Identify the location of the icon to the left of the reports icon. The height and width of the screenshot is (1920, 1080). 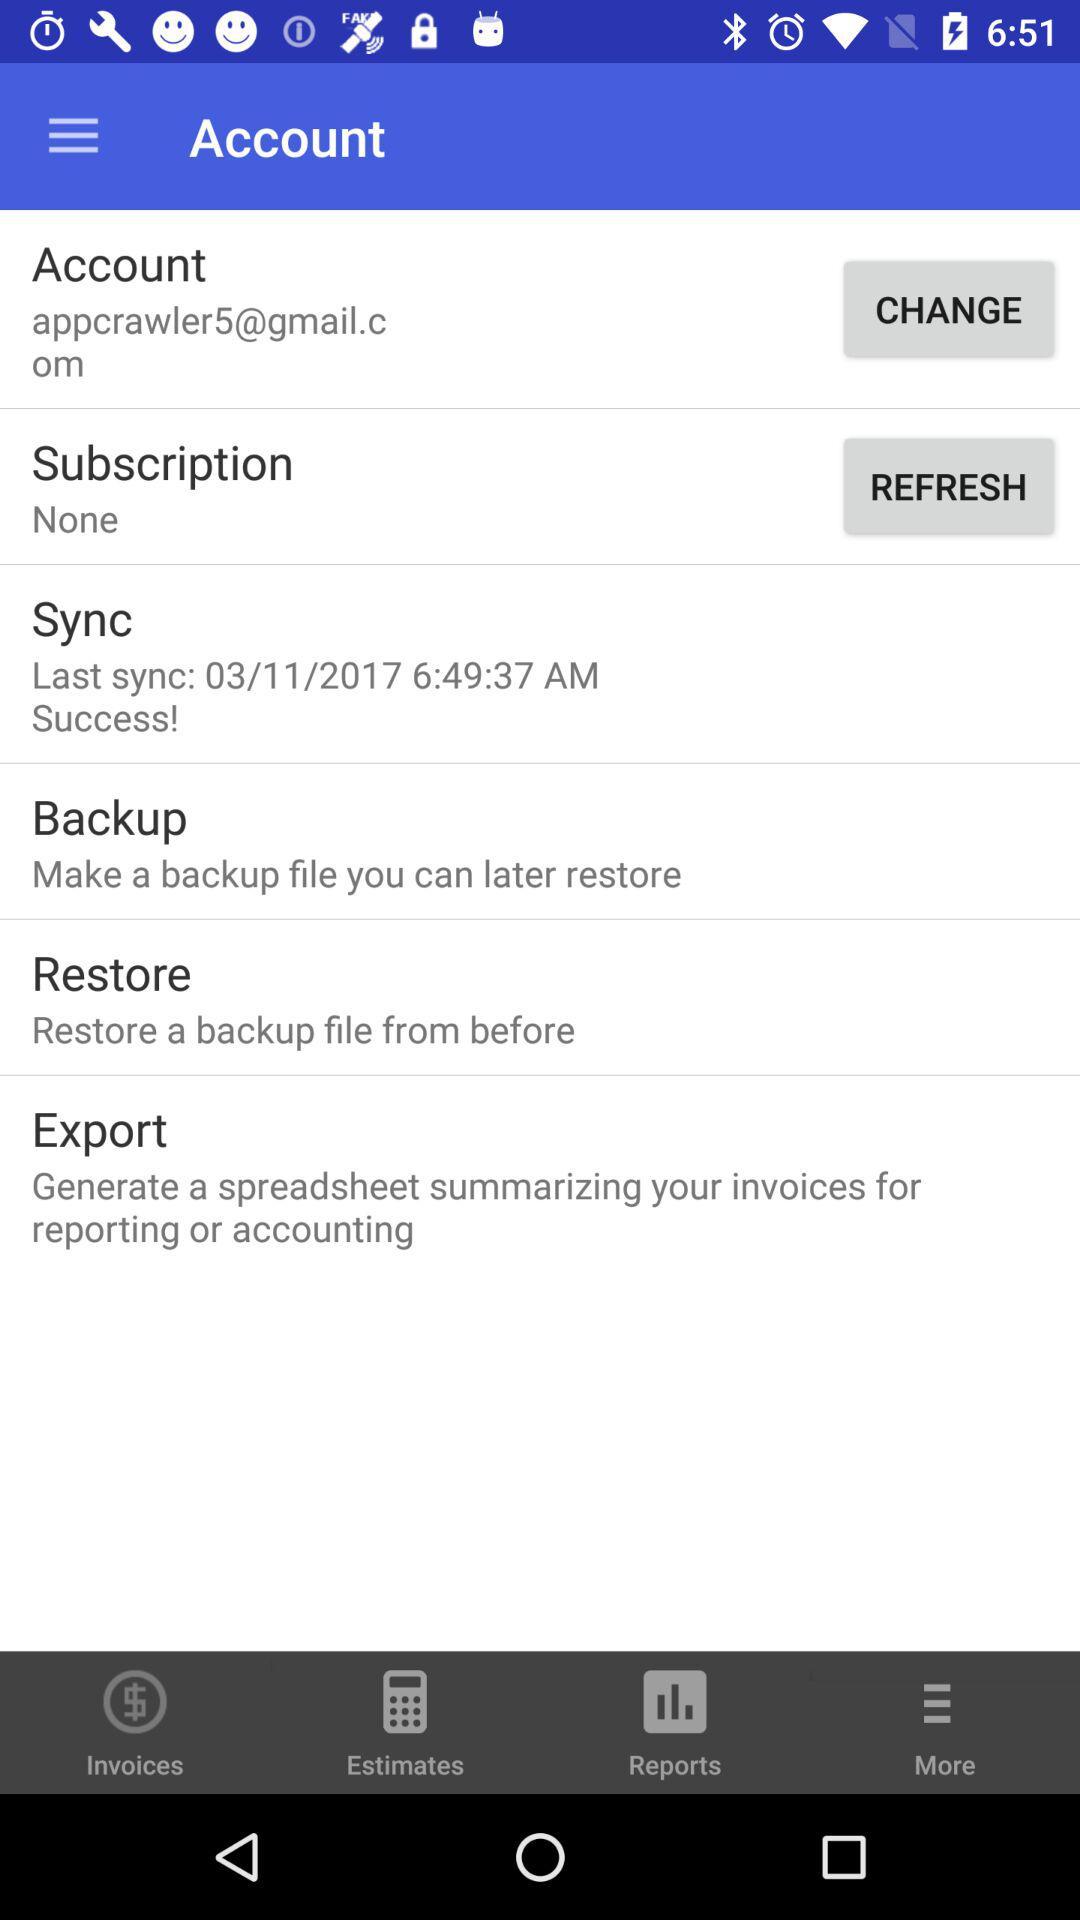
(405, 1731).